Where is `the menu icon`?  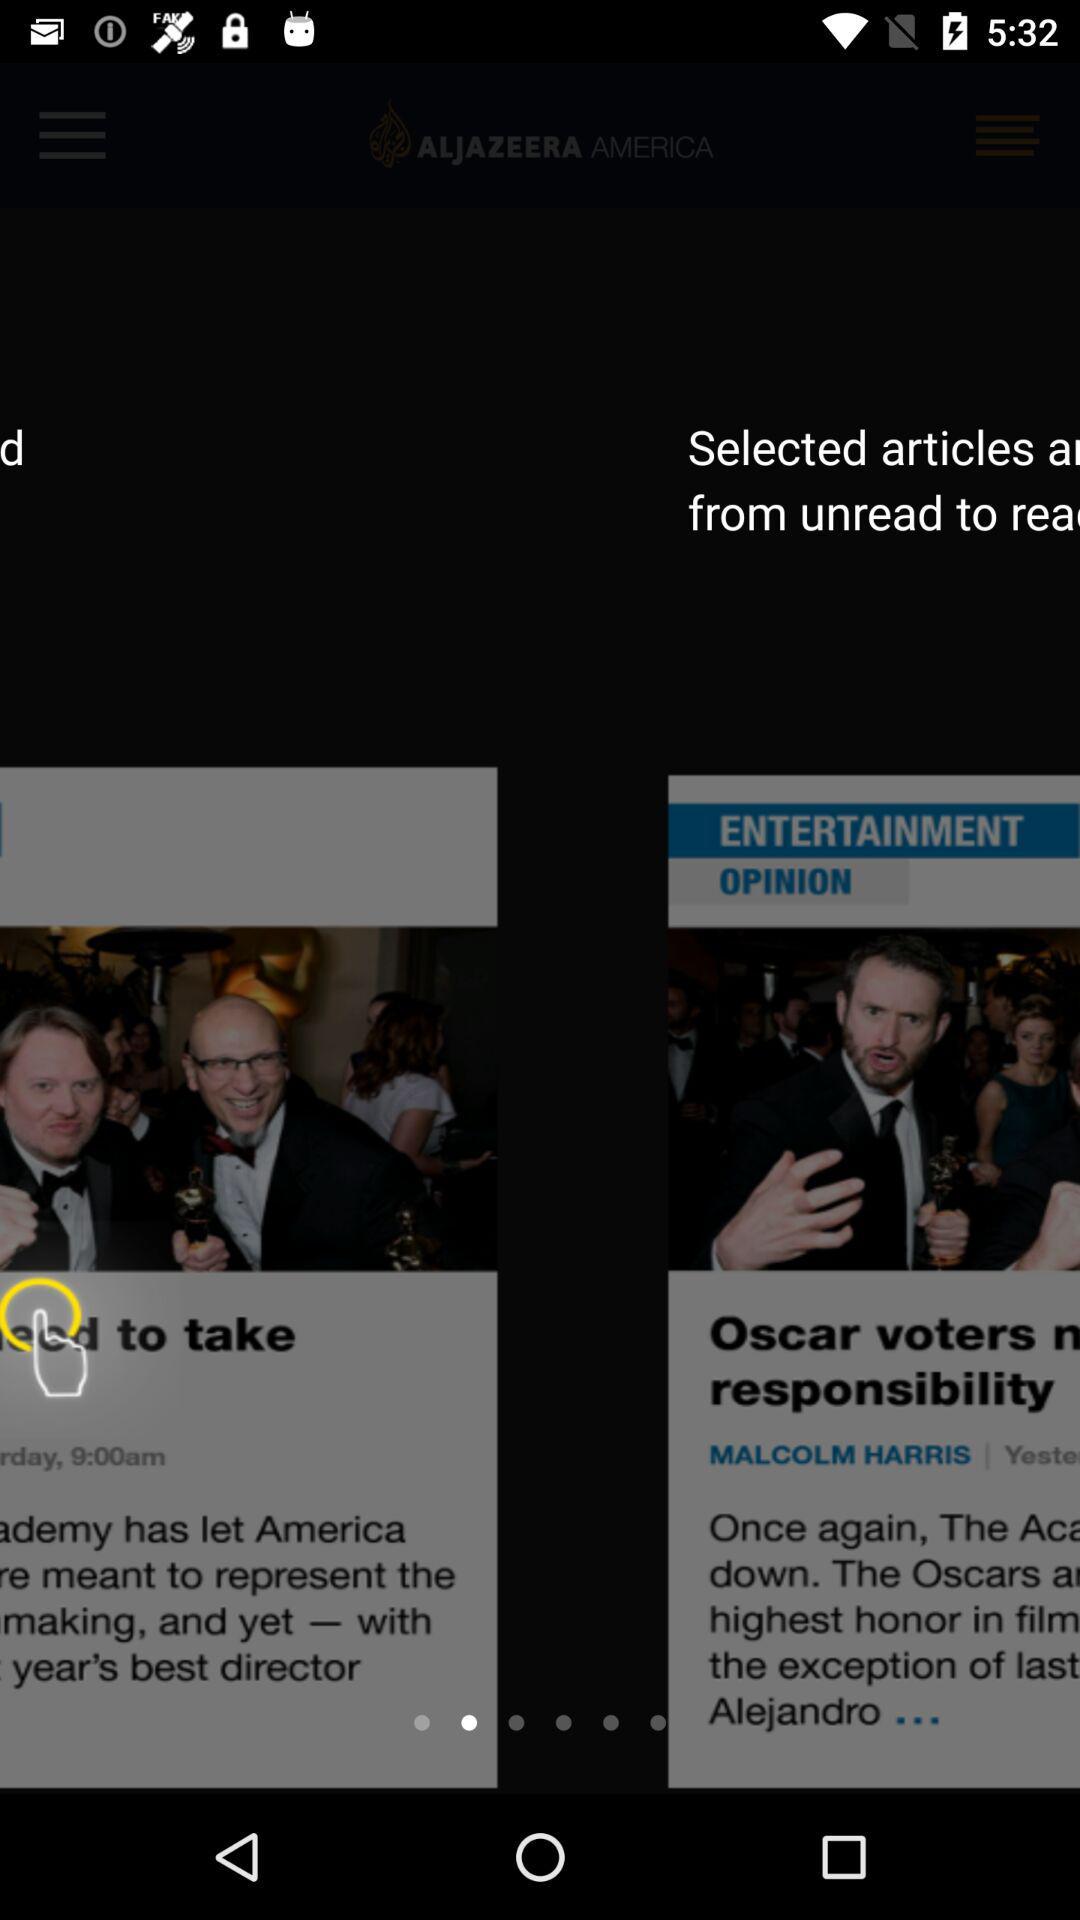
the menu icon is located at coordinates (1007, 134).